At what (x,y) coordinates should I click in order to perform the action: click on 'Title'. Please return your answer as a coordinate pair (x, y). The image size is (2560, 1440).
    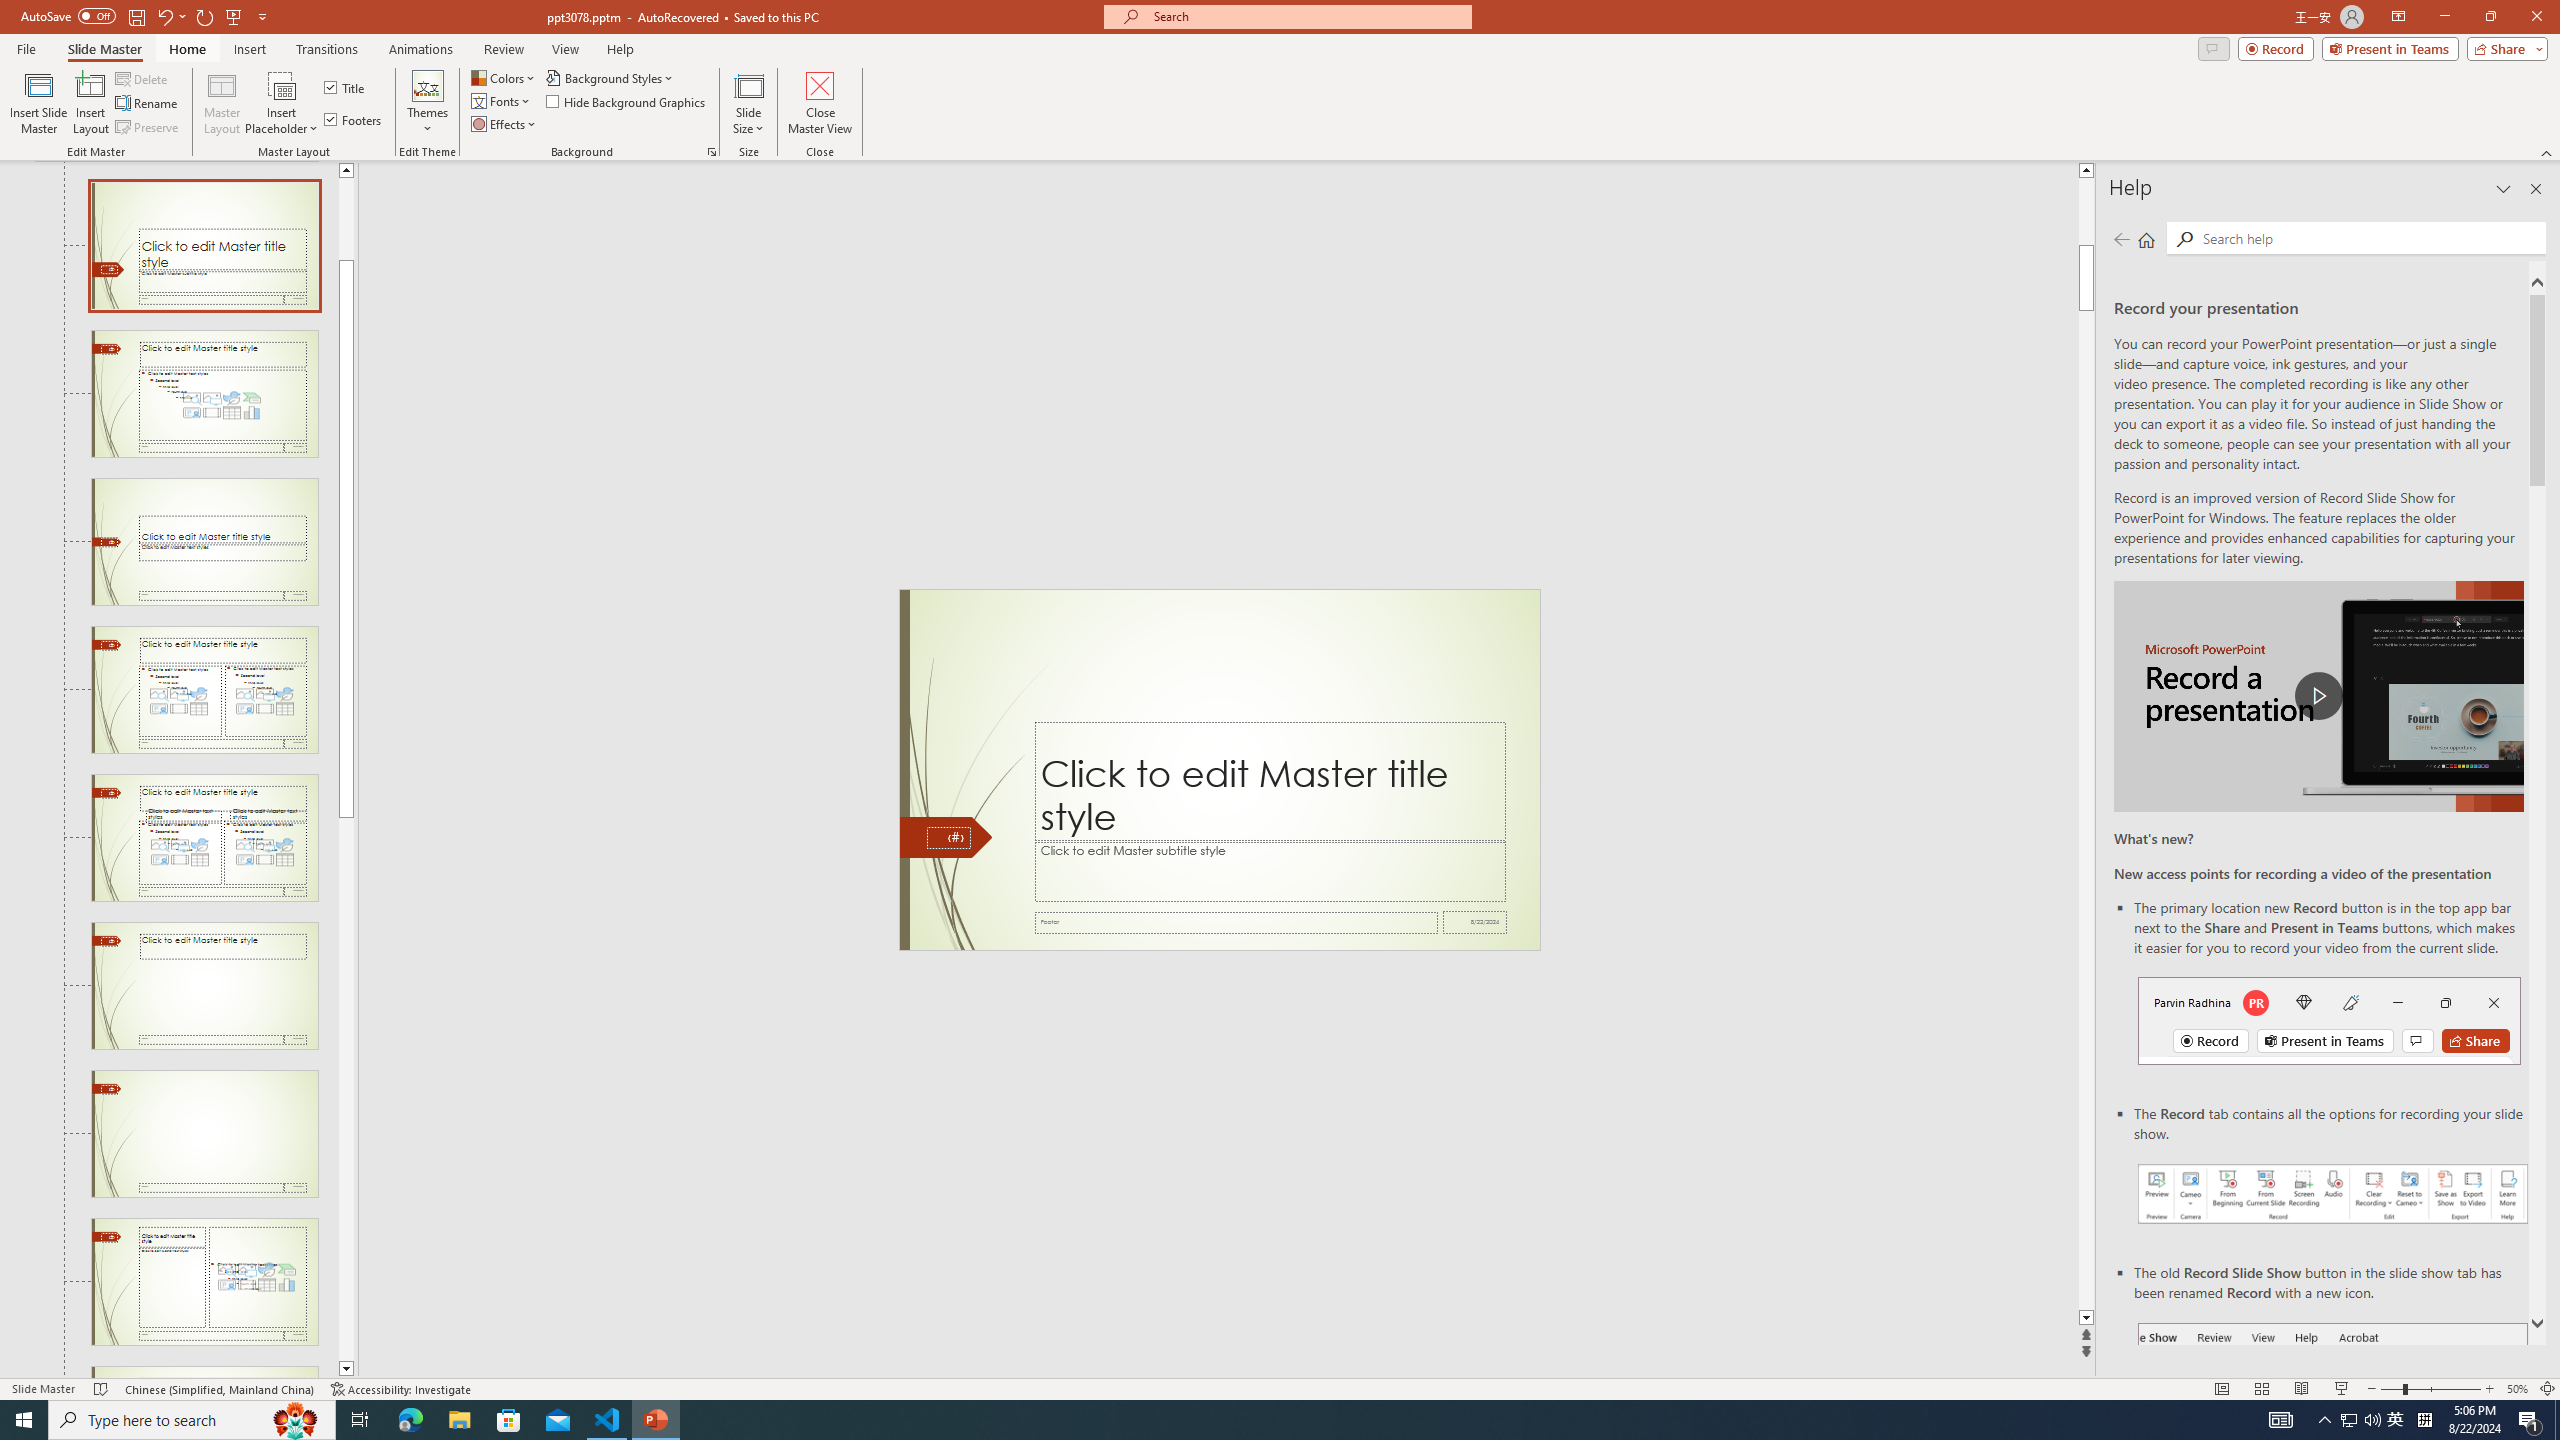
    Looking at the image, I should click on (345, 87).